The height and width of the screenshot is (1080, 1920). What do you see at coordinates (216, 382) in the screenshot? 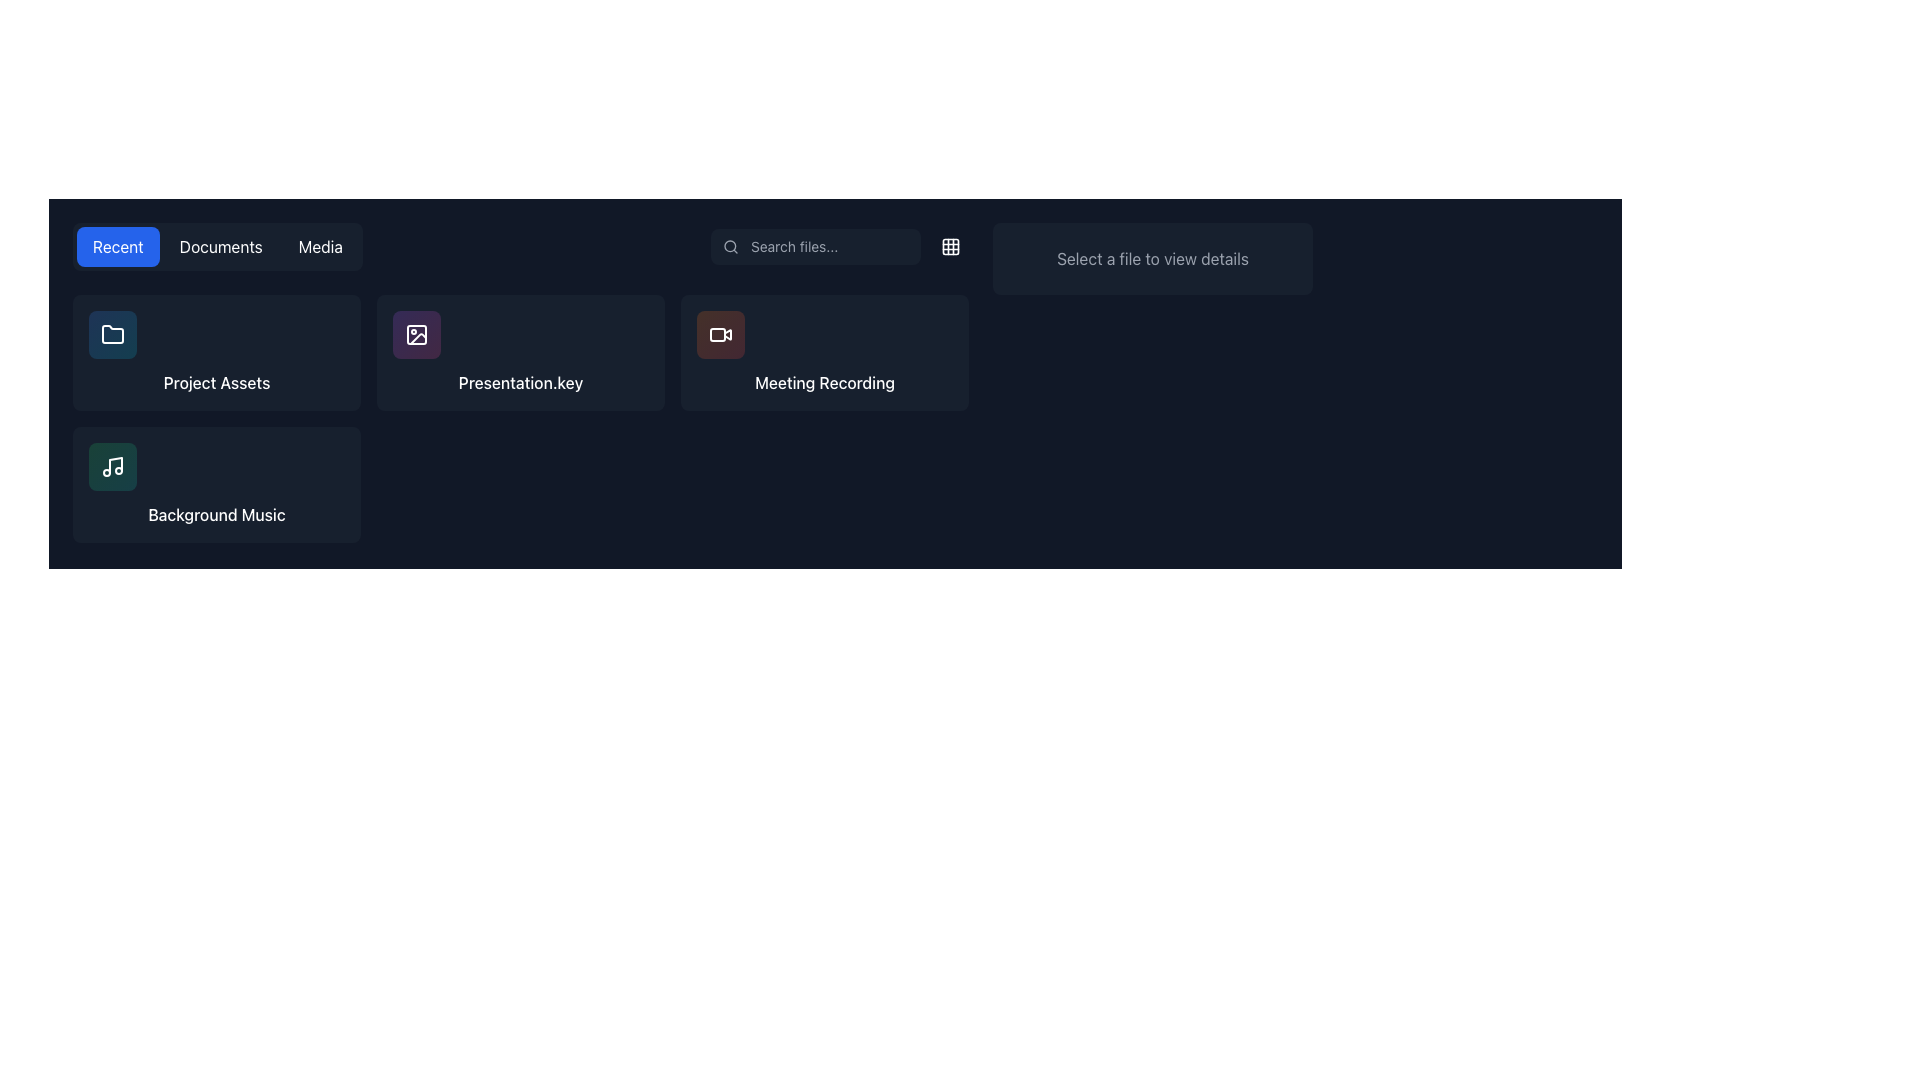
I see `the static text label indicating 'Project Assets', which is located beneath a folder icon in the grid layout` at bounding box center [216, 382].